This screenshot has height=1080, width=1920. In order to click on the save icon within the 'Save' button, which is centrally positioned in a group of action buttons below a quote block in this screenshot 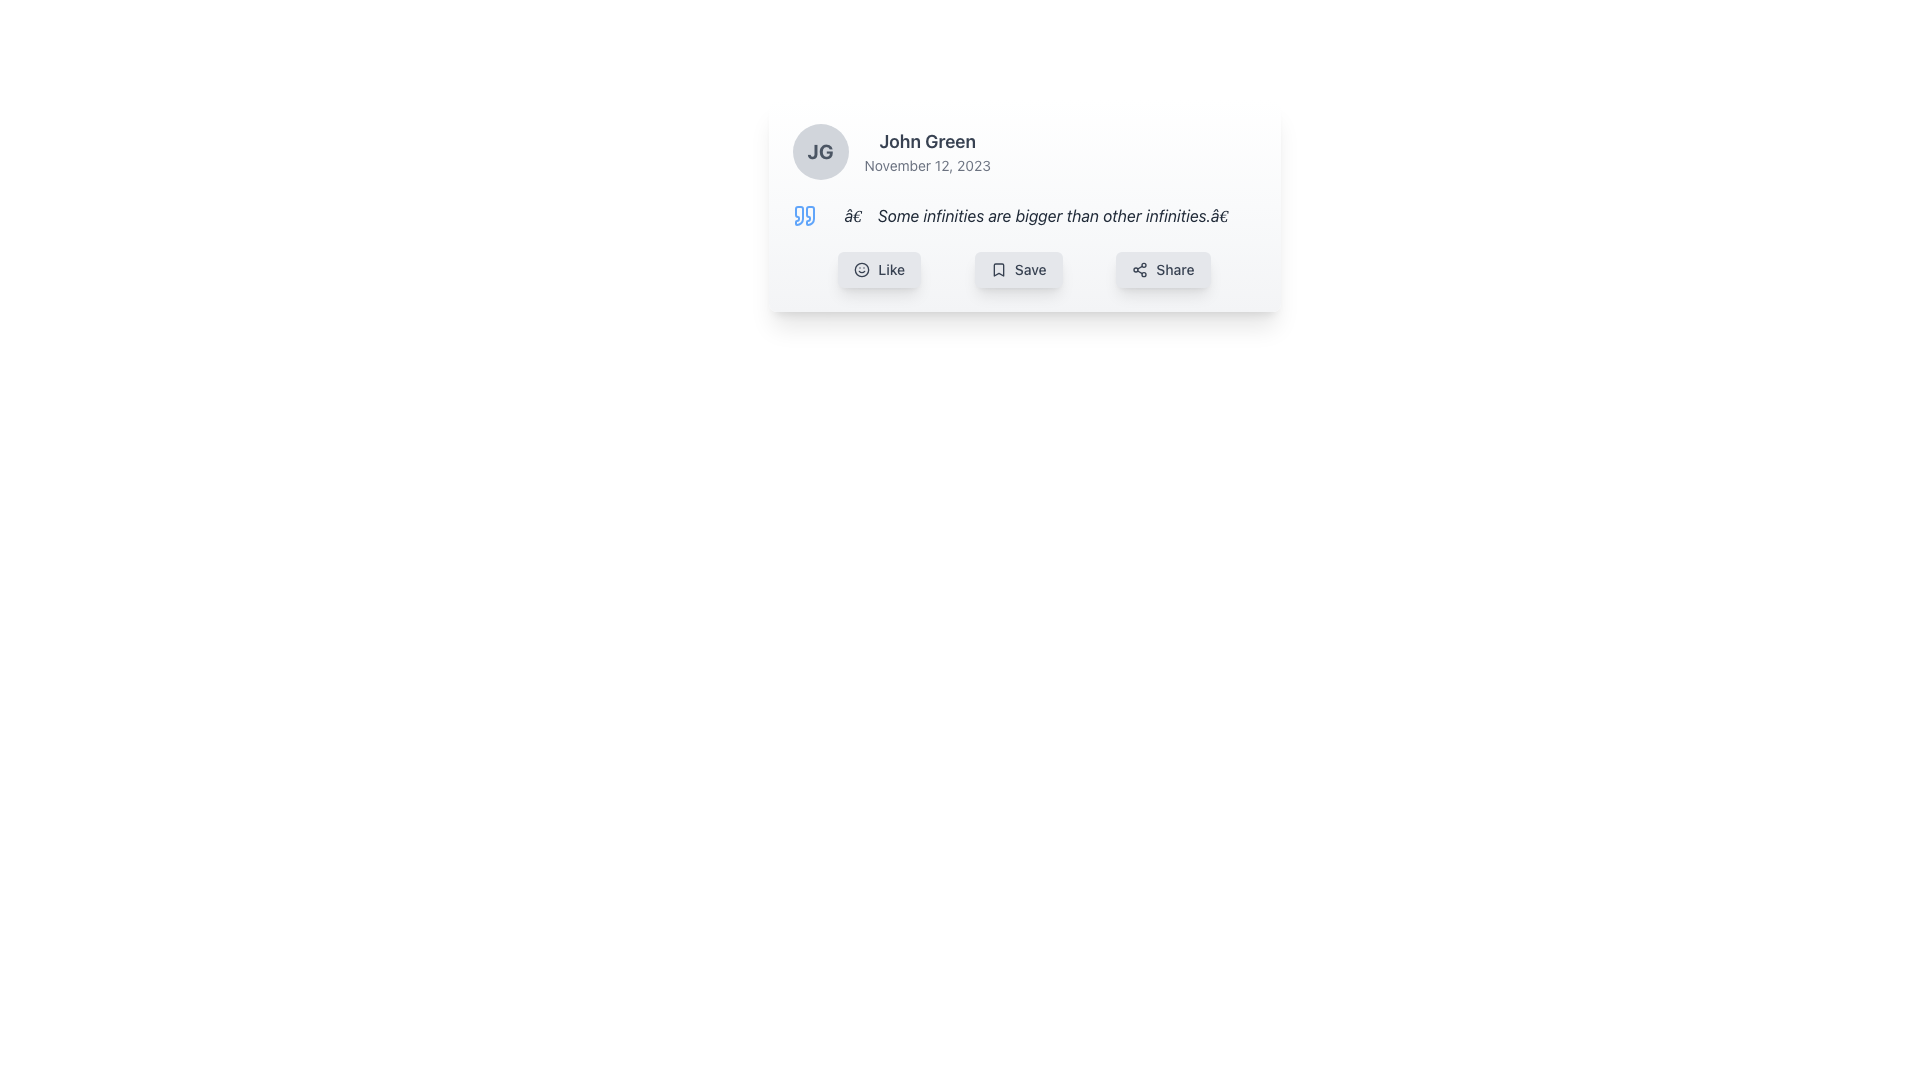, I will do `click(998, 270)`.